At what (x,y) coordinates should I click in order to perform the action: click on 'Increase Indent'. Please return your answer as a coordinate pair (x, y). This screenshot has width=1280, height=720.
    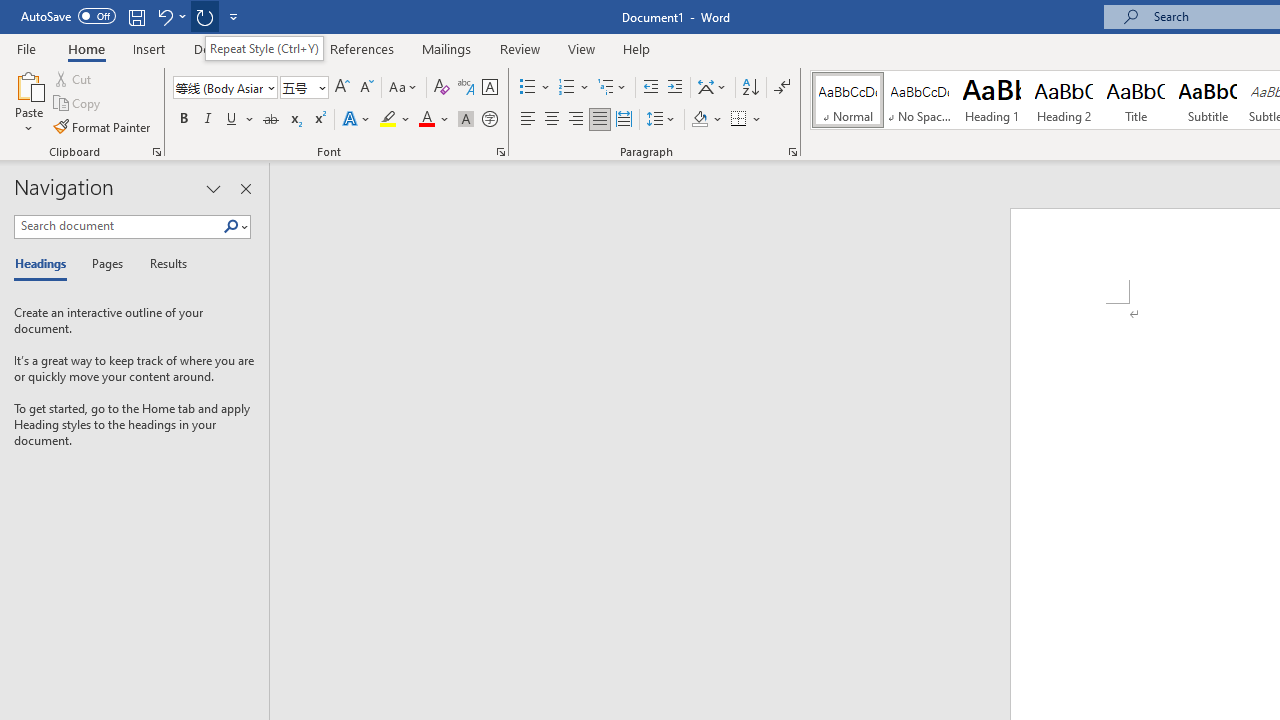
    Looking at the image, I should click on (675, 86).